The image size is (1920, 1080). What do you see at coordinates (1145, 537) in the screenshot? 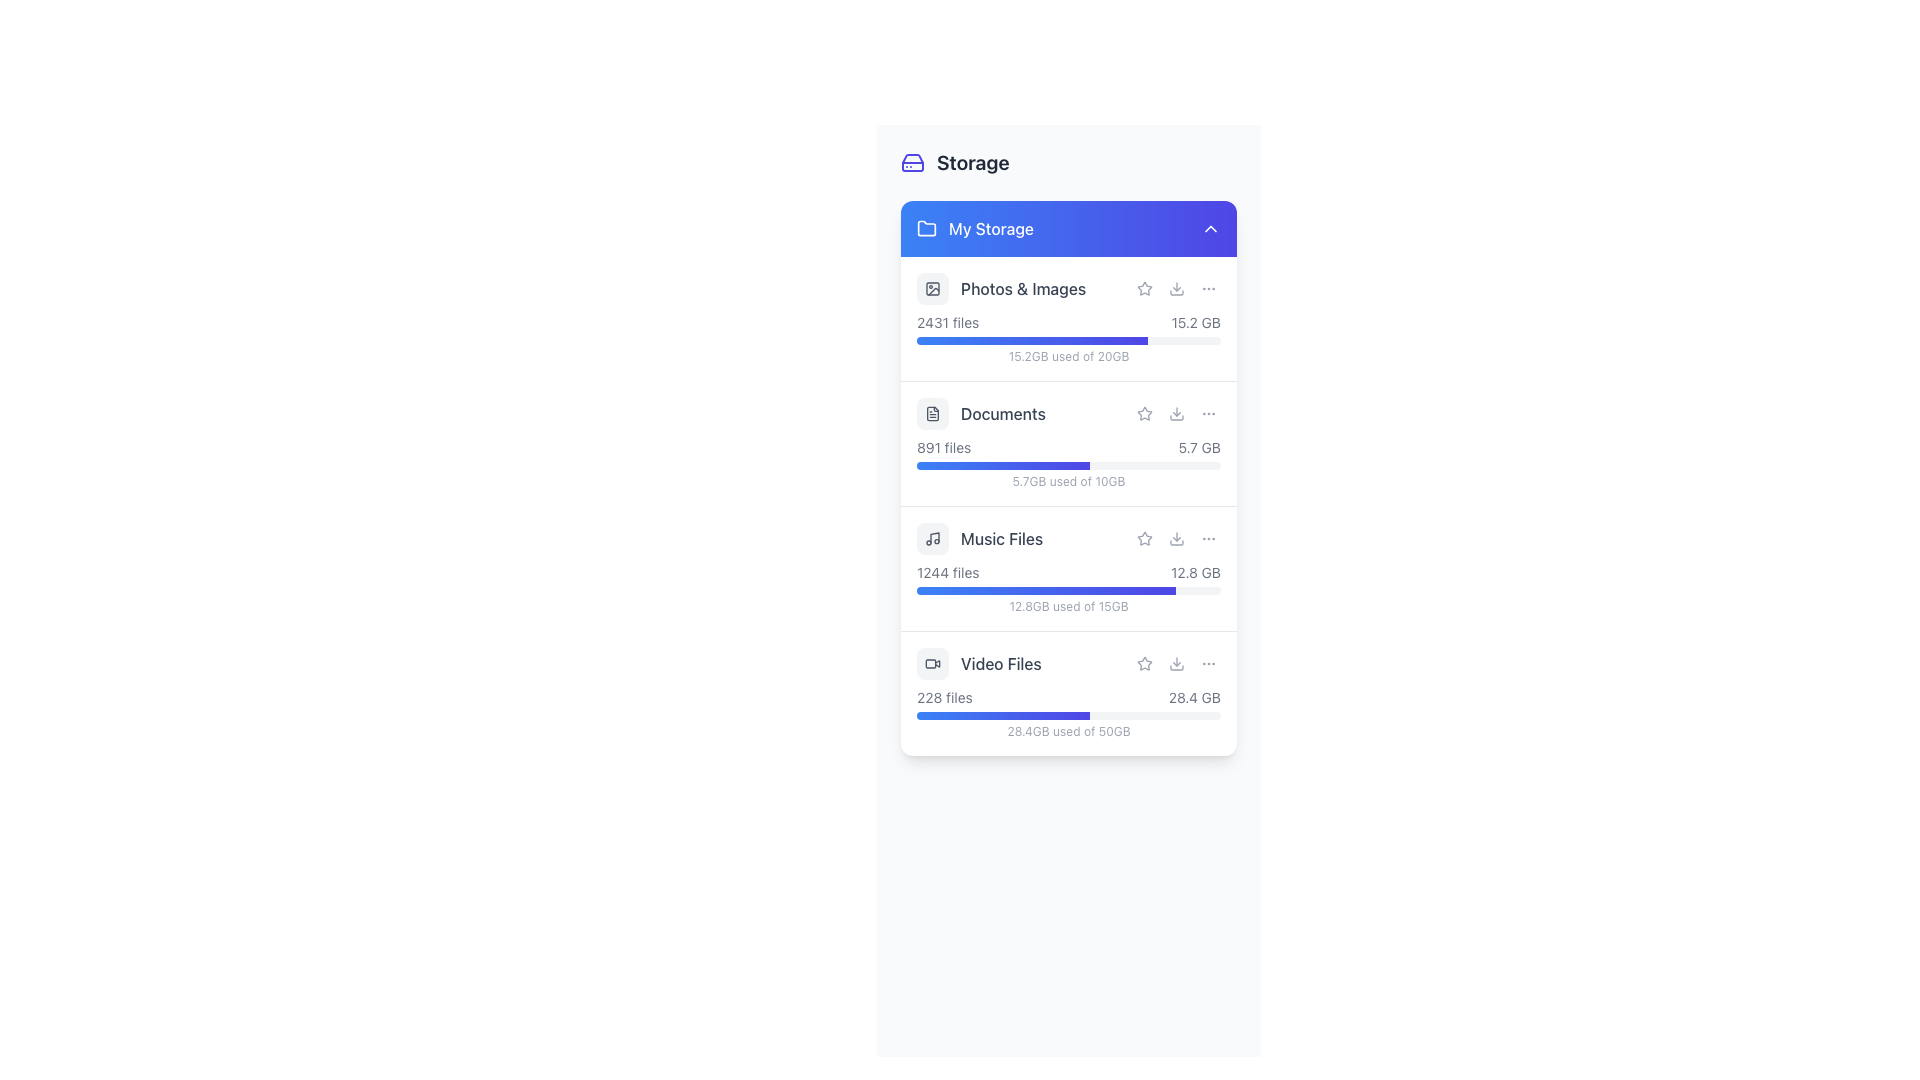
I see `the star icon located in the 'Music Files' section of the 'My Storage' panel` at bounding box center [1145, 537].